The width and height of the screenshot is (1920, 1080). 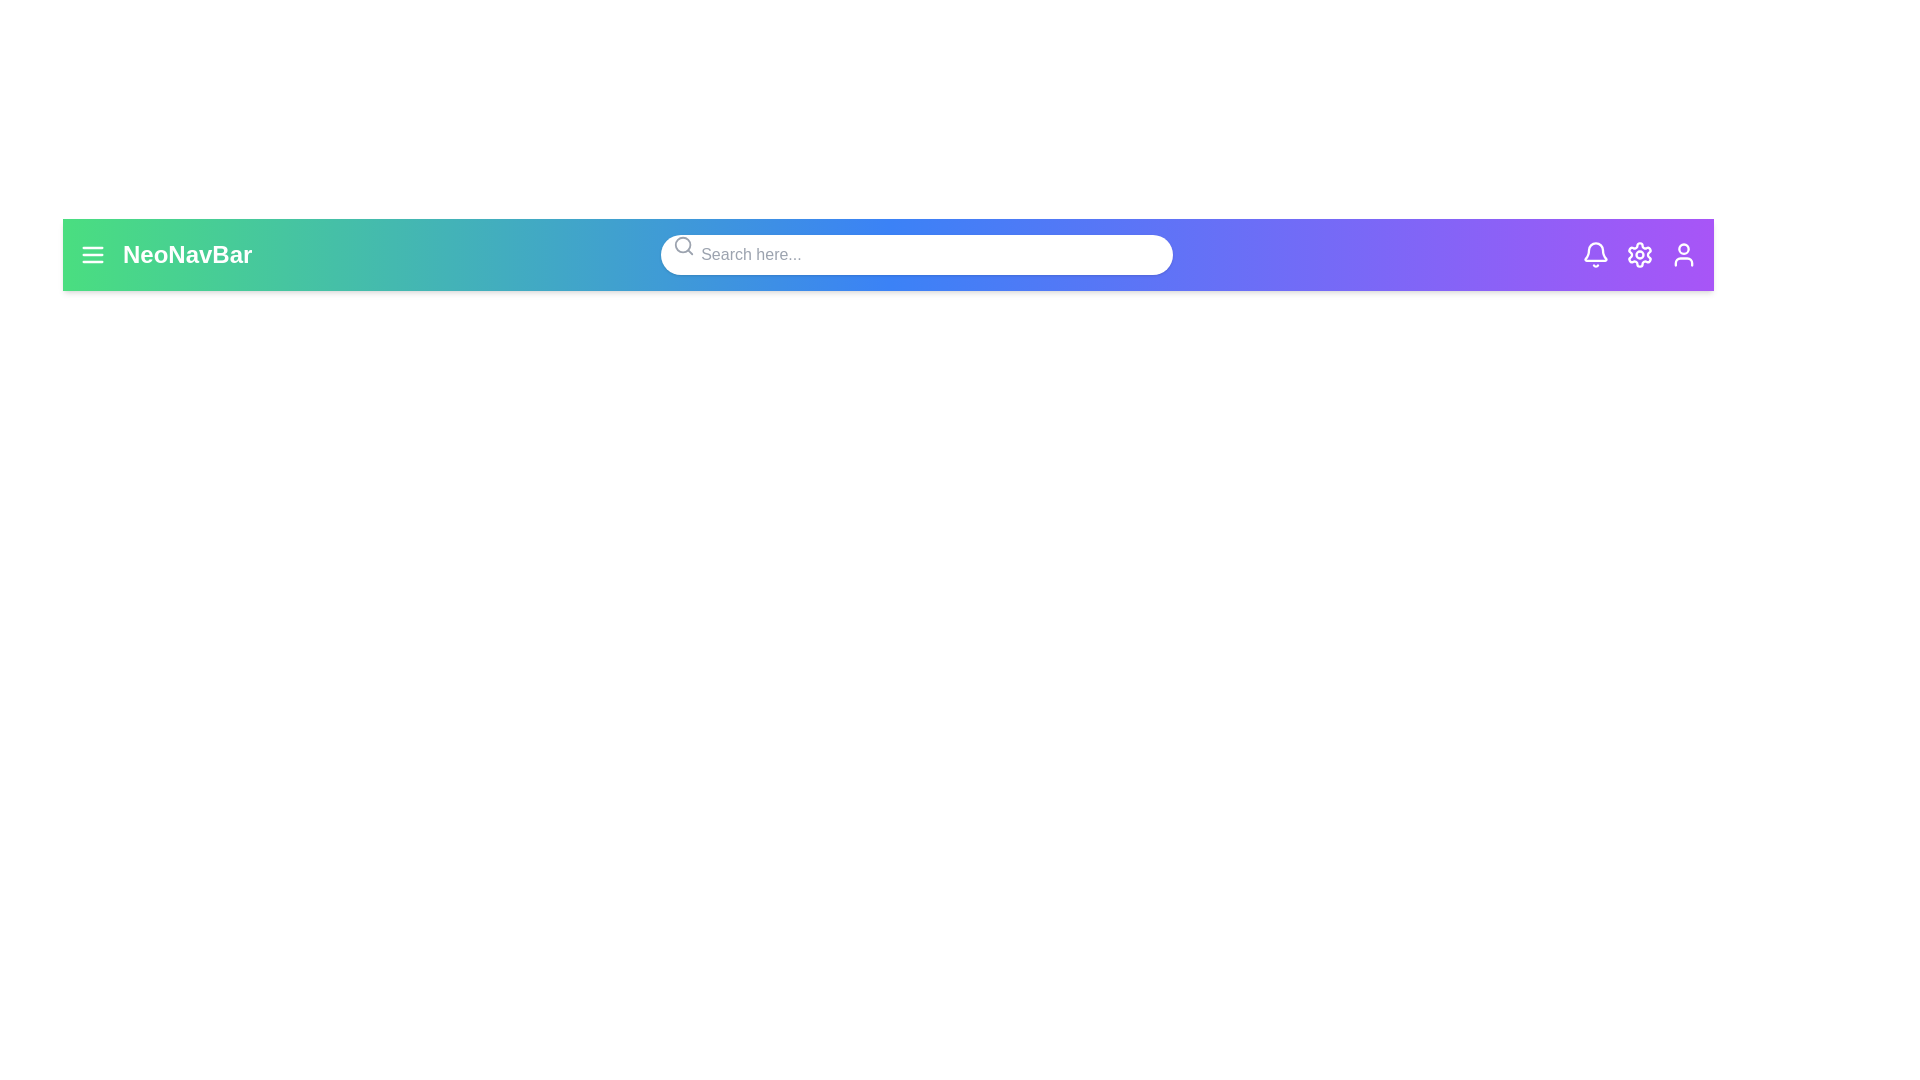 What do you see at coordinates (915, 253) in the screenshot?
I see `the center of the search input field to focus on it` at bounding box center [915, 253].